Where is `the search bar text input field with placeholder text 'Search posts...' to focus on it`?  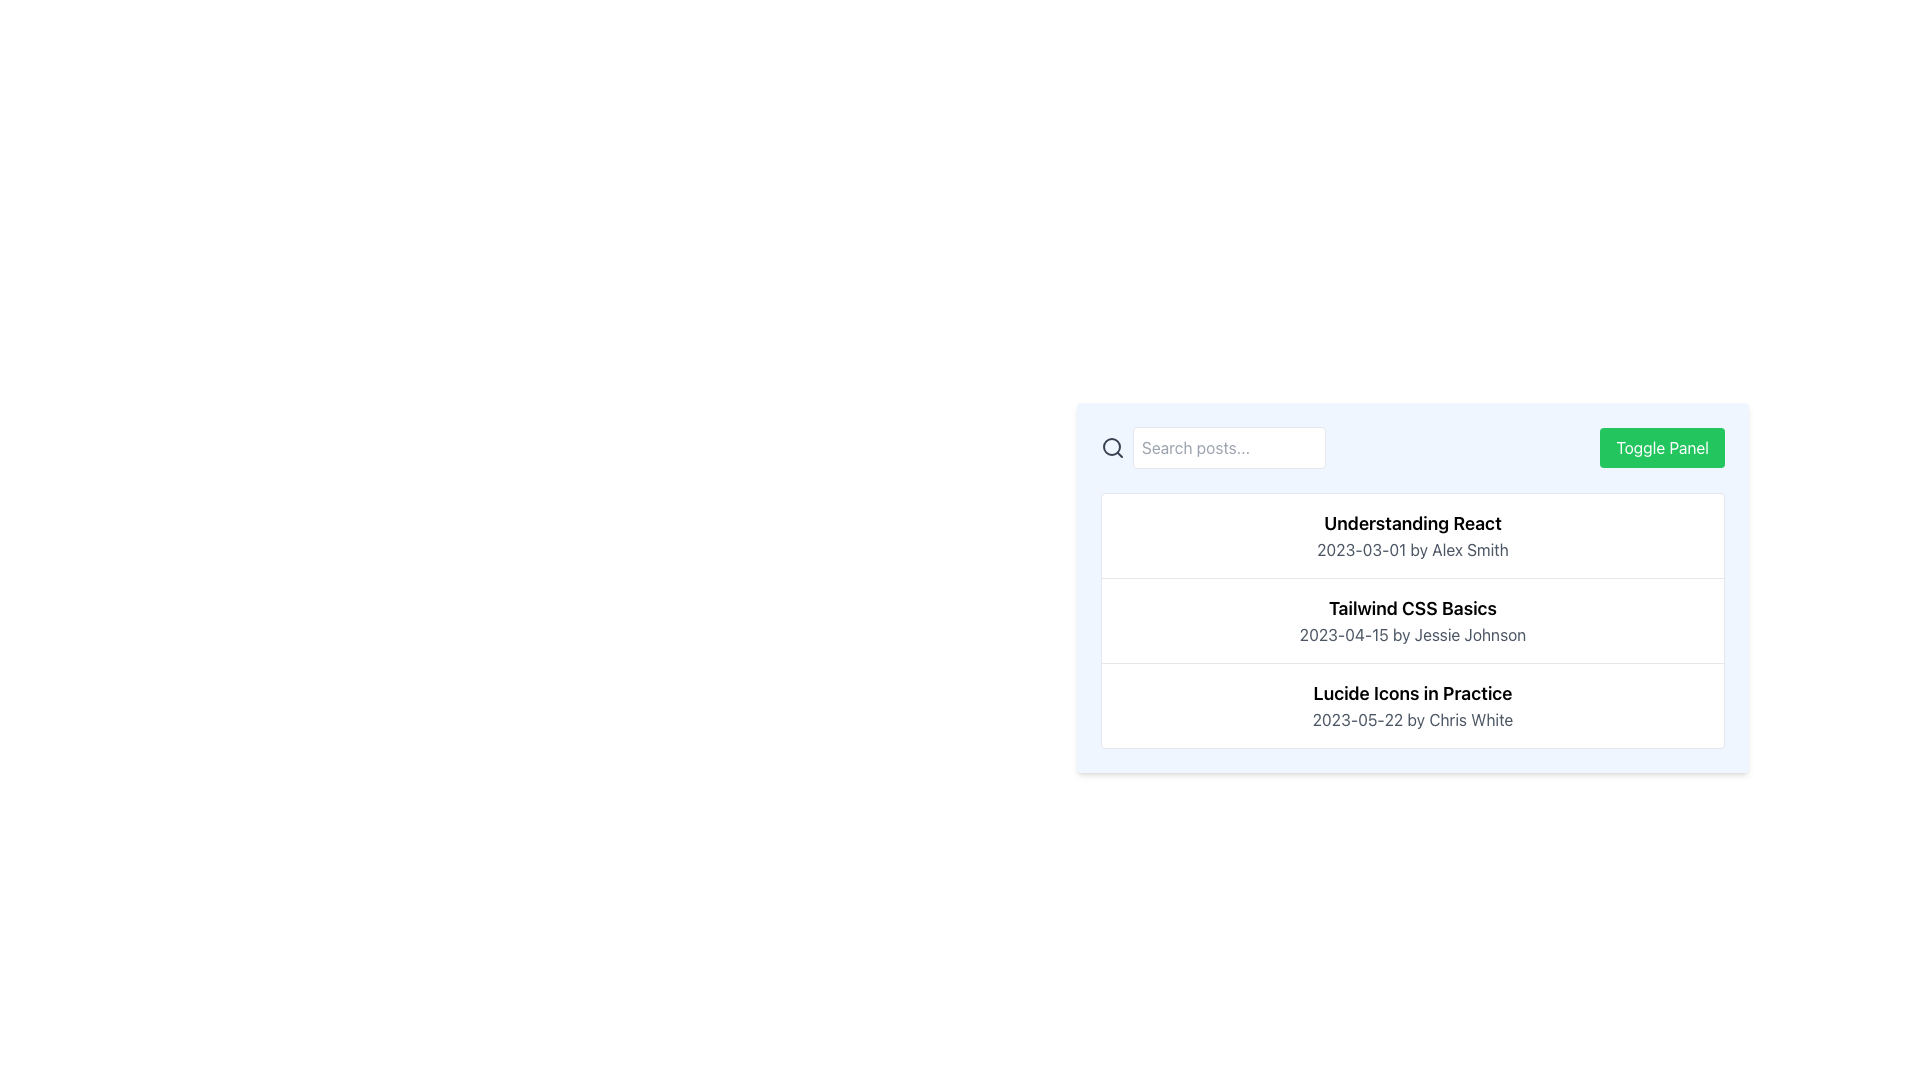
the search bar text input field with placeholder text 'Search posts...' to focus on it is located at coordinates (1212, 446).